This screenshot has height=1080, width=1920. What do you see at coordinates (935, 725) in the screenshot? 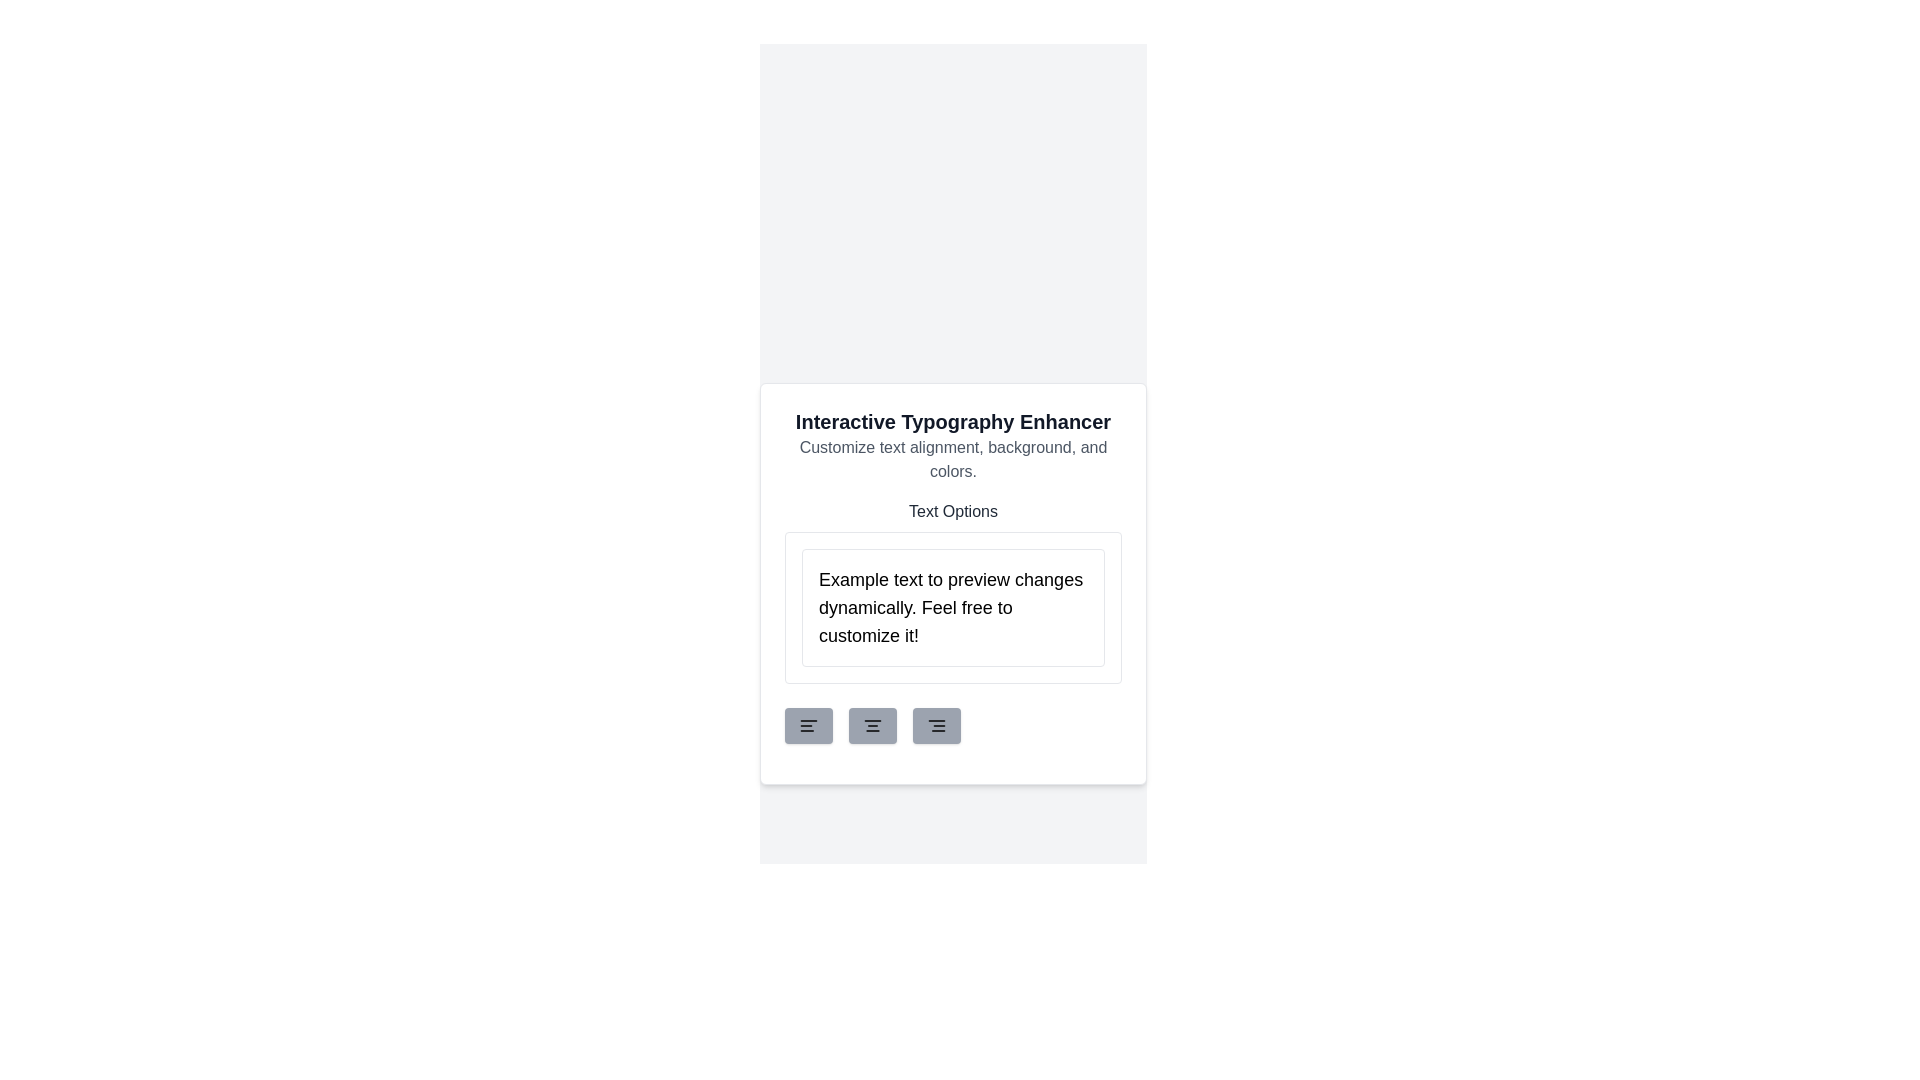
I see `the right-aligned icon button with three horizontal lines that resembles text alignment markers` at bounding box center [935, 725].